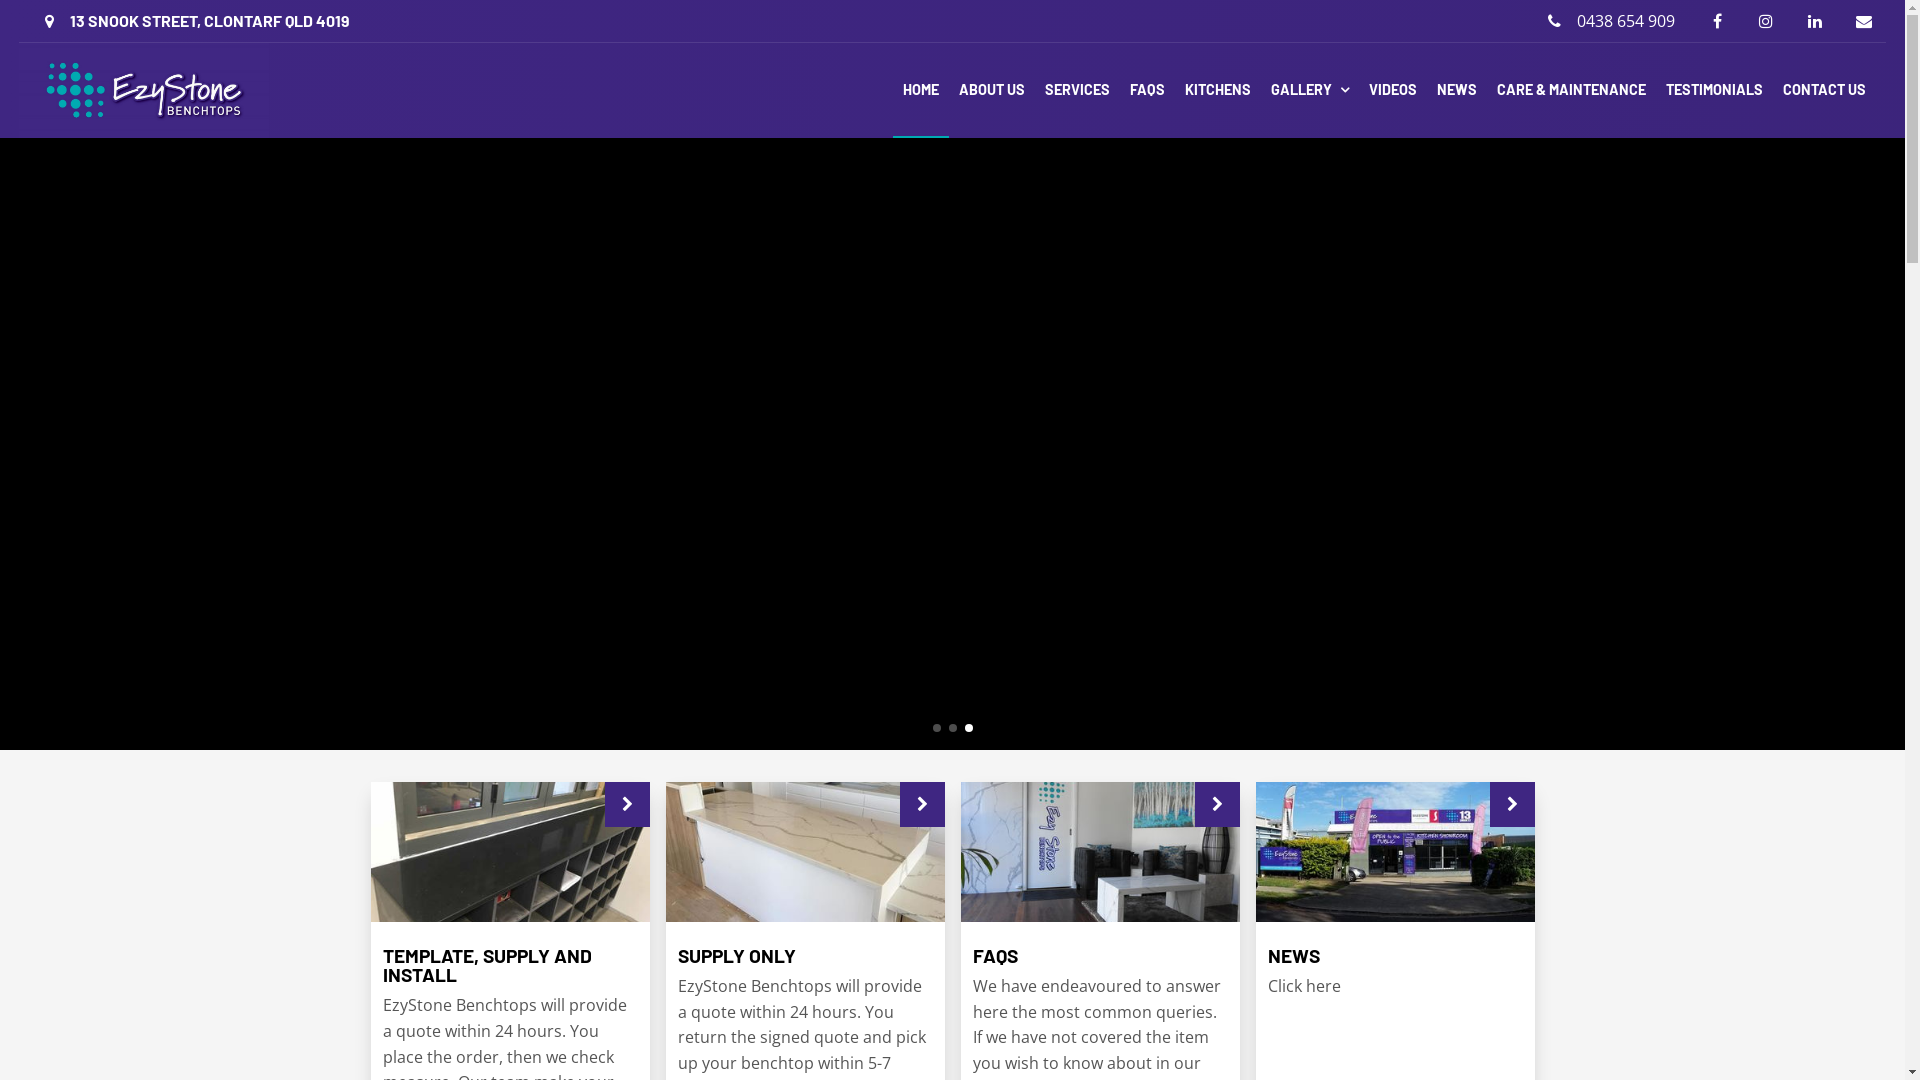 The image size is (1920, 1080). Describe the element at coordinates (1570, 90) in the screenshot. I see `'CARE & MAINTENANCE'` at that location.